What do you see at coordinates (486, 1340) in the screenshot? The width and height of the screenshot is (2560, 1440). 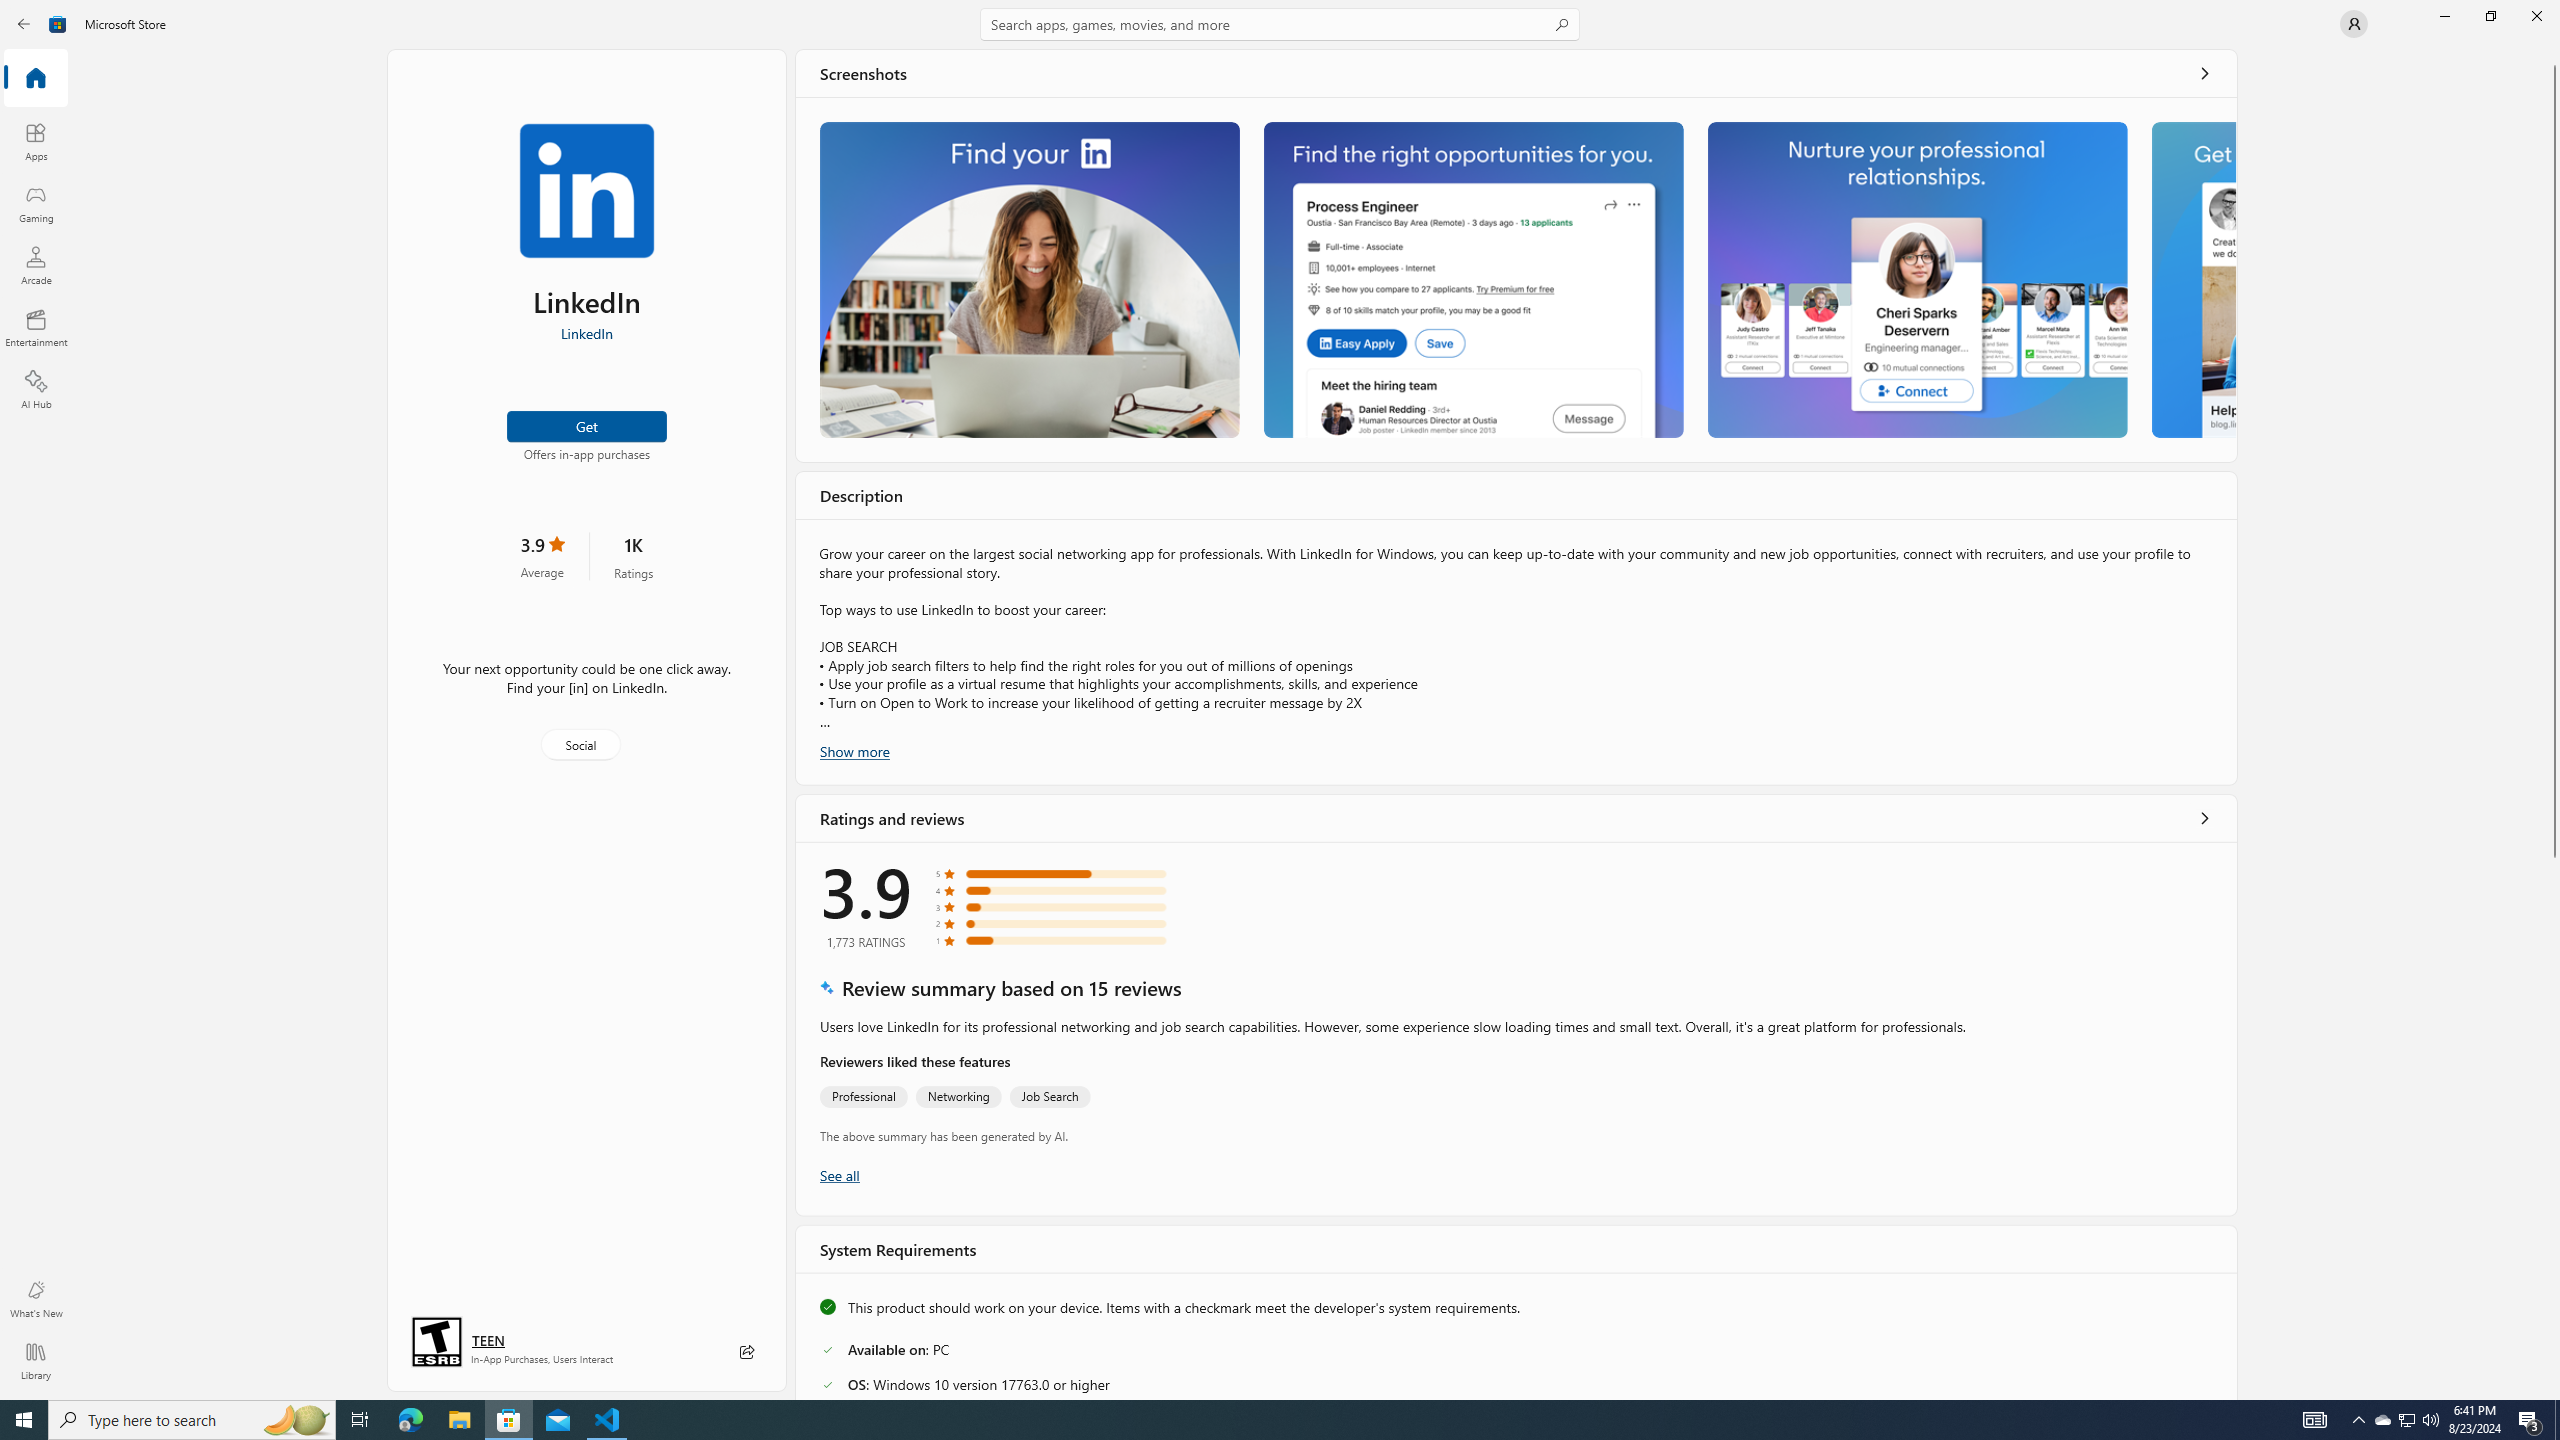 I see `'Age rating: TEEN. Click for more information.'` at bounding box center [486, 1340].